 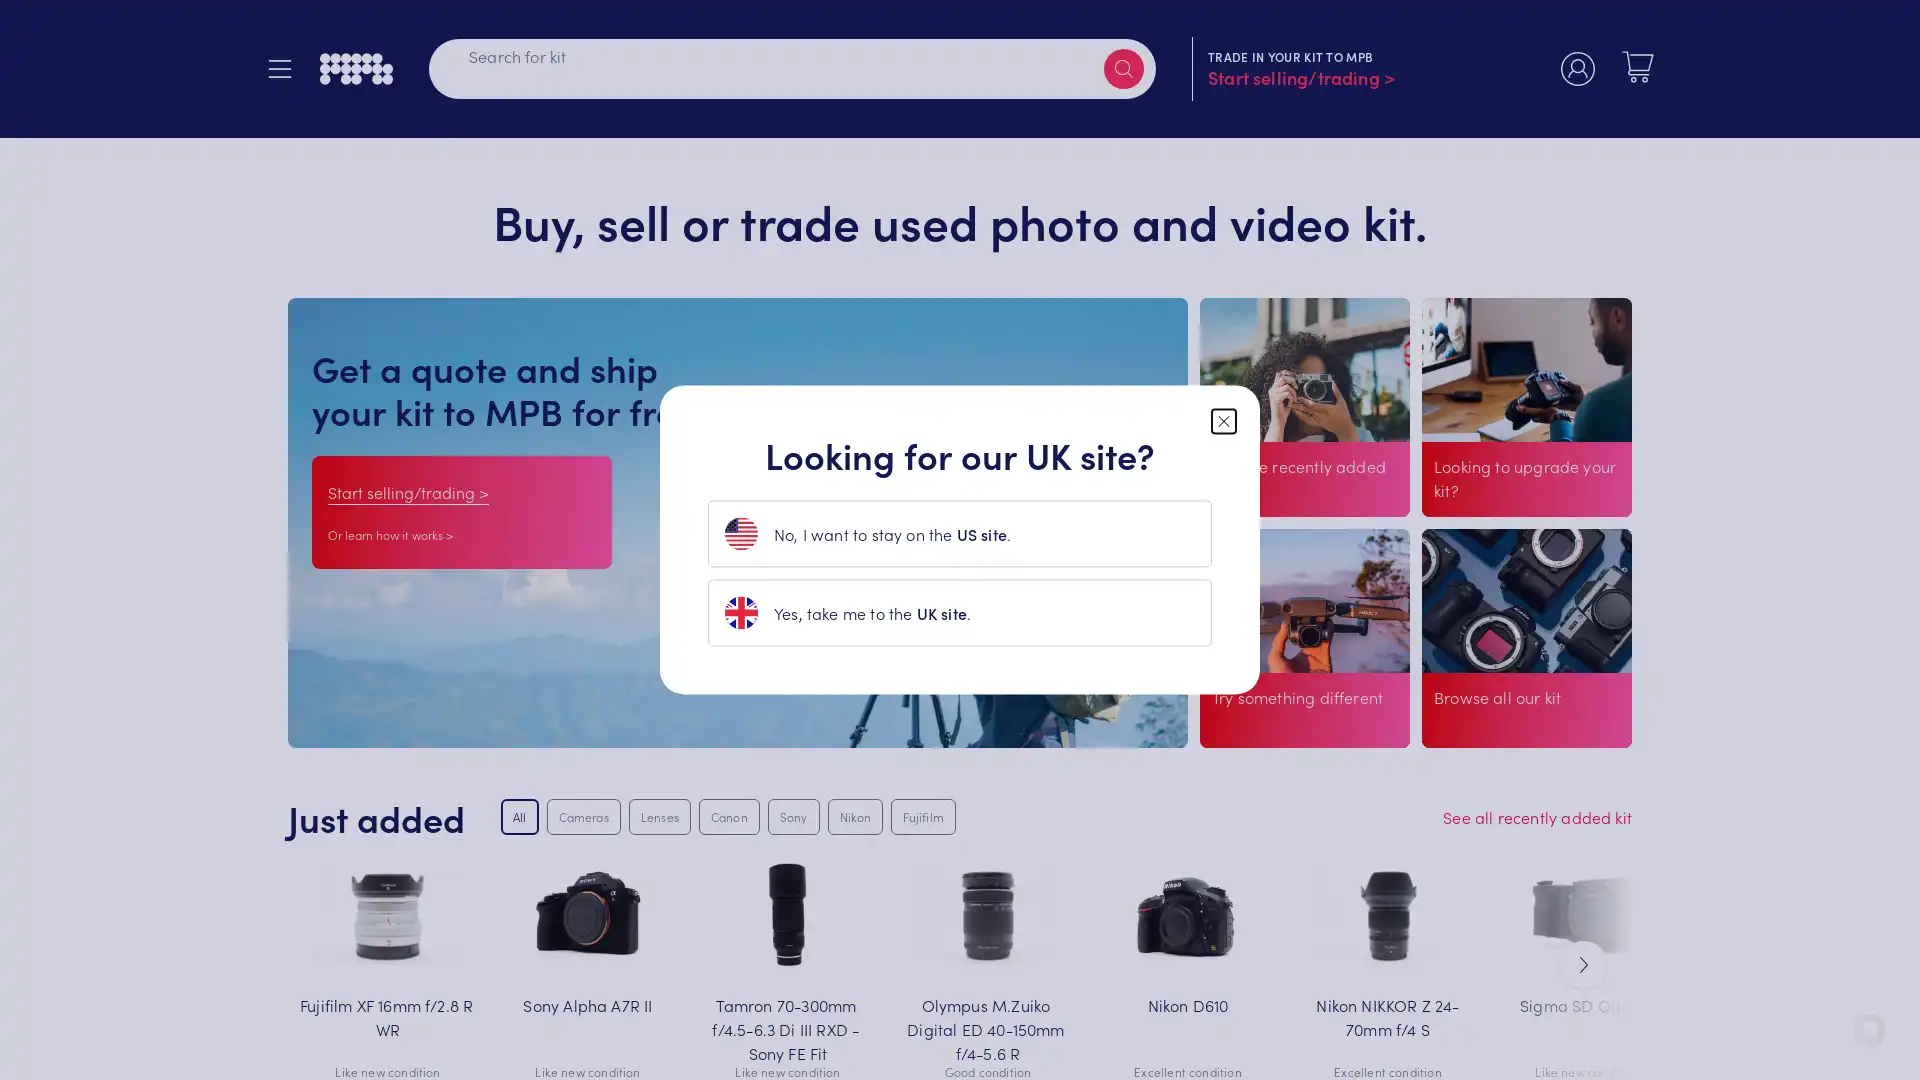 I want to click on Menu, so click(x=287, y=71).